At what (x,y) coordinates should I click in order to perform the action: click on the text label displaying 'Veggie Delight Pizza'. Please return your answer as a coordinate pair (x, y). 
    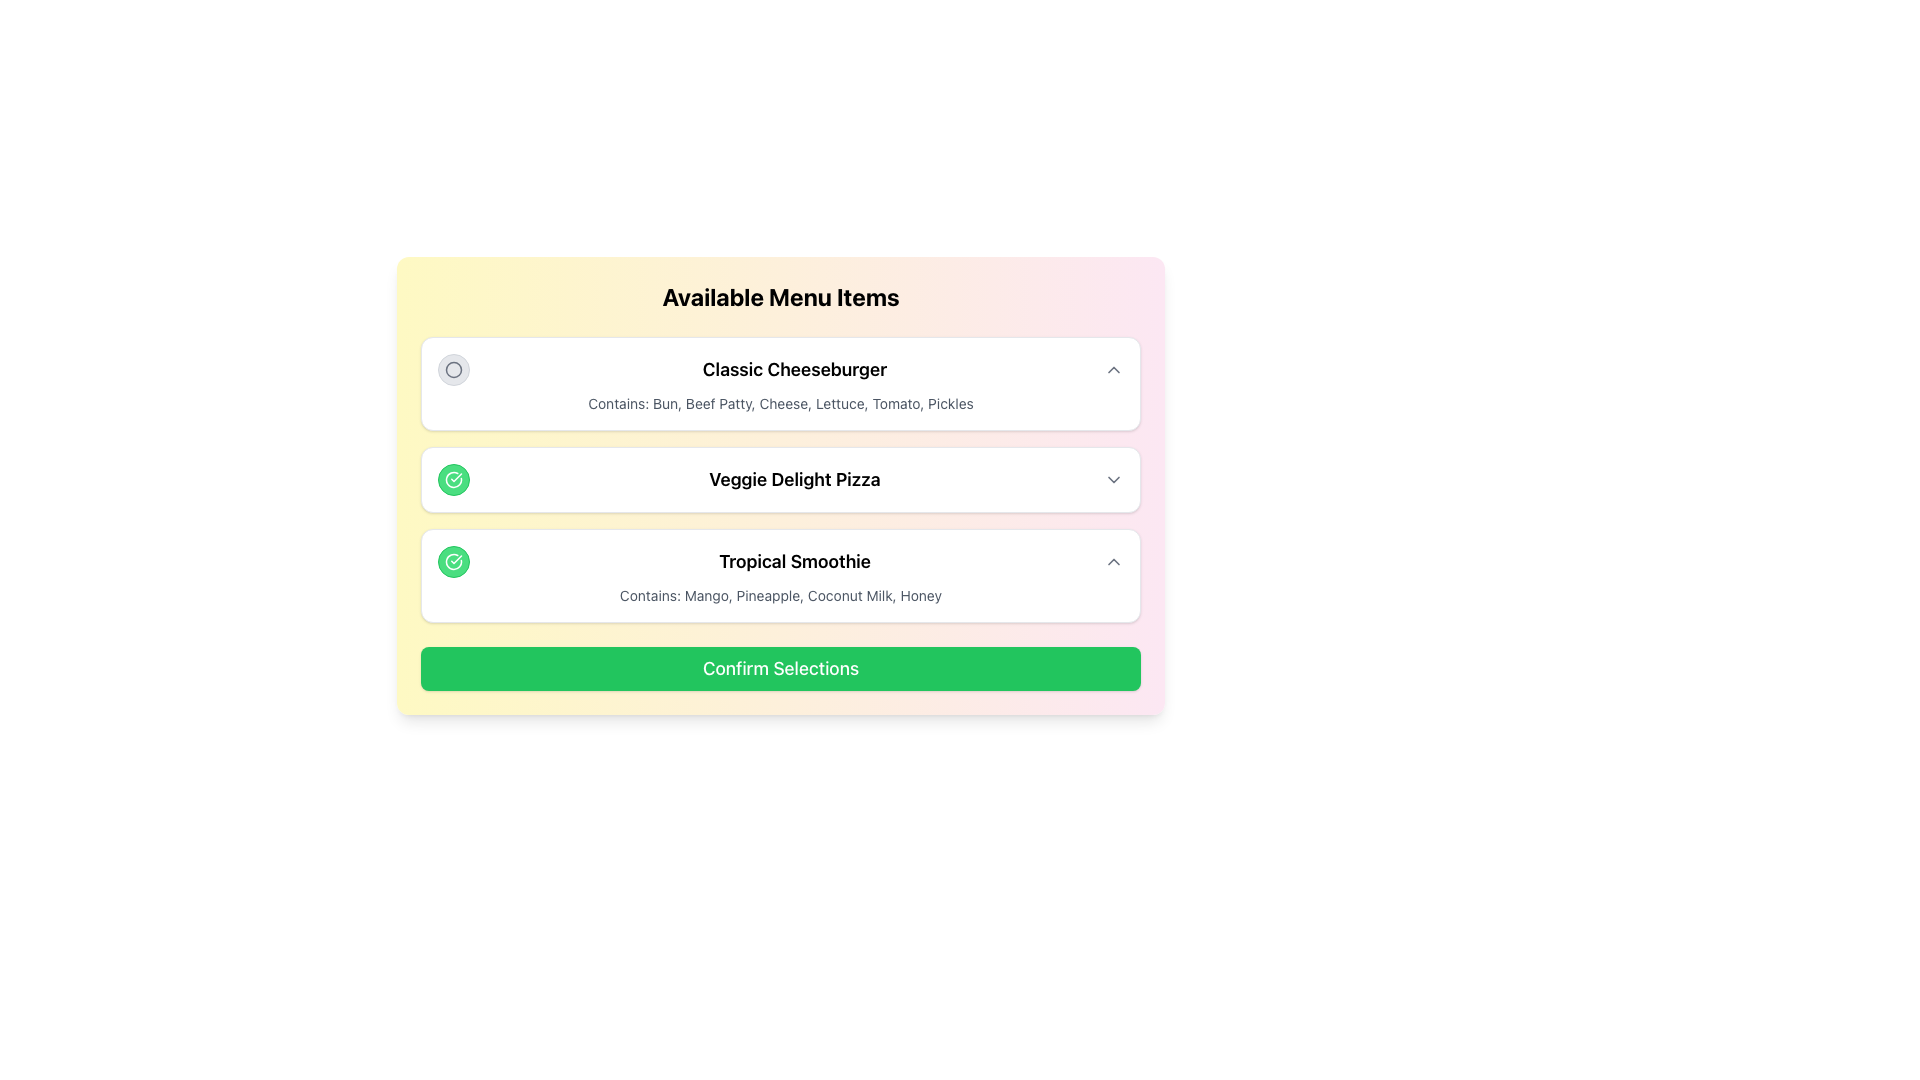
    Looking at the image, I should click on (794, 479).